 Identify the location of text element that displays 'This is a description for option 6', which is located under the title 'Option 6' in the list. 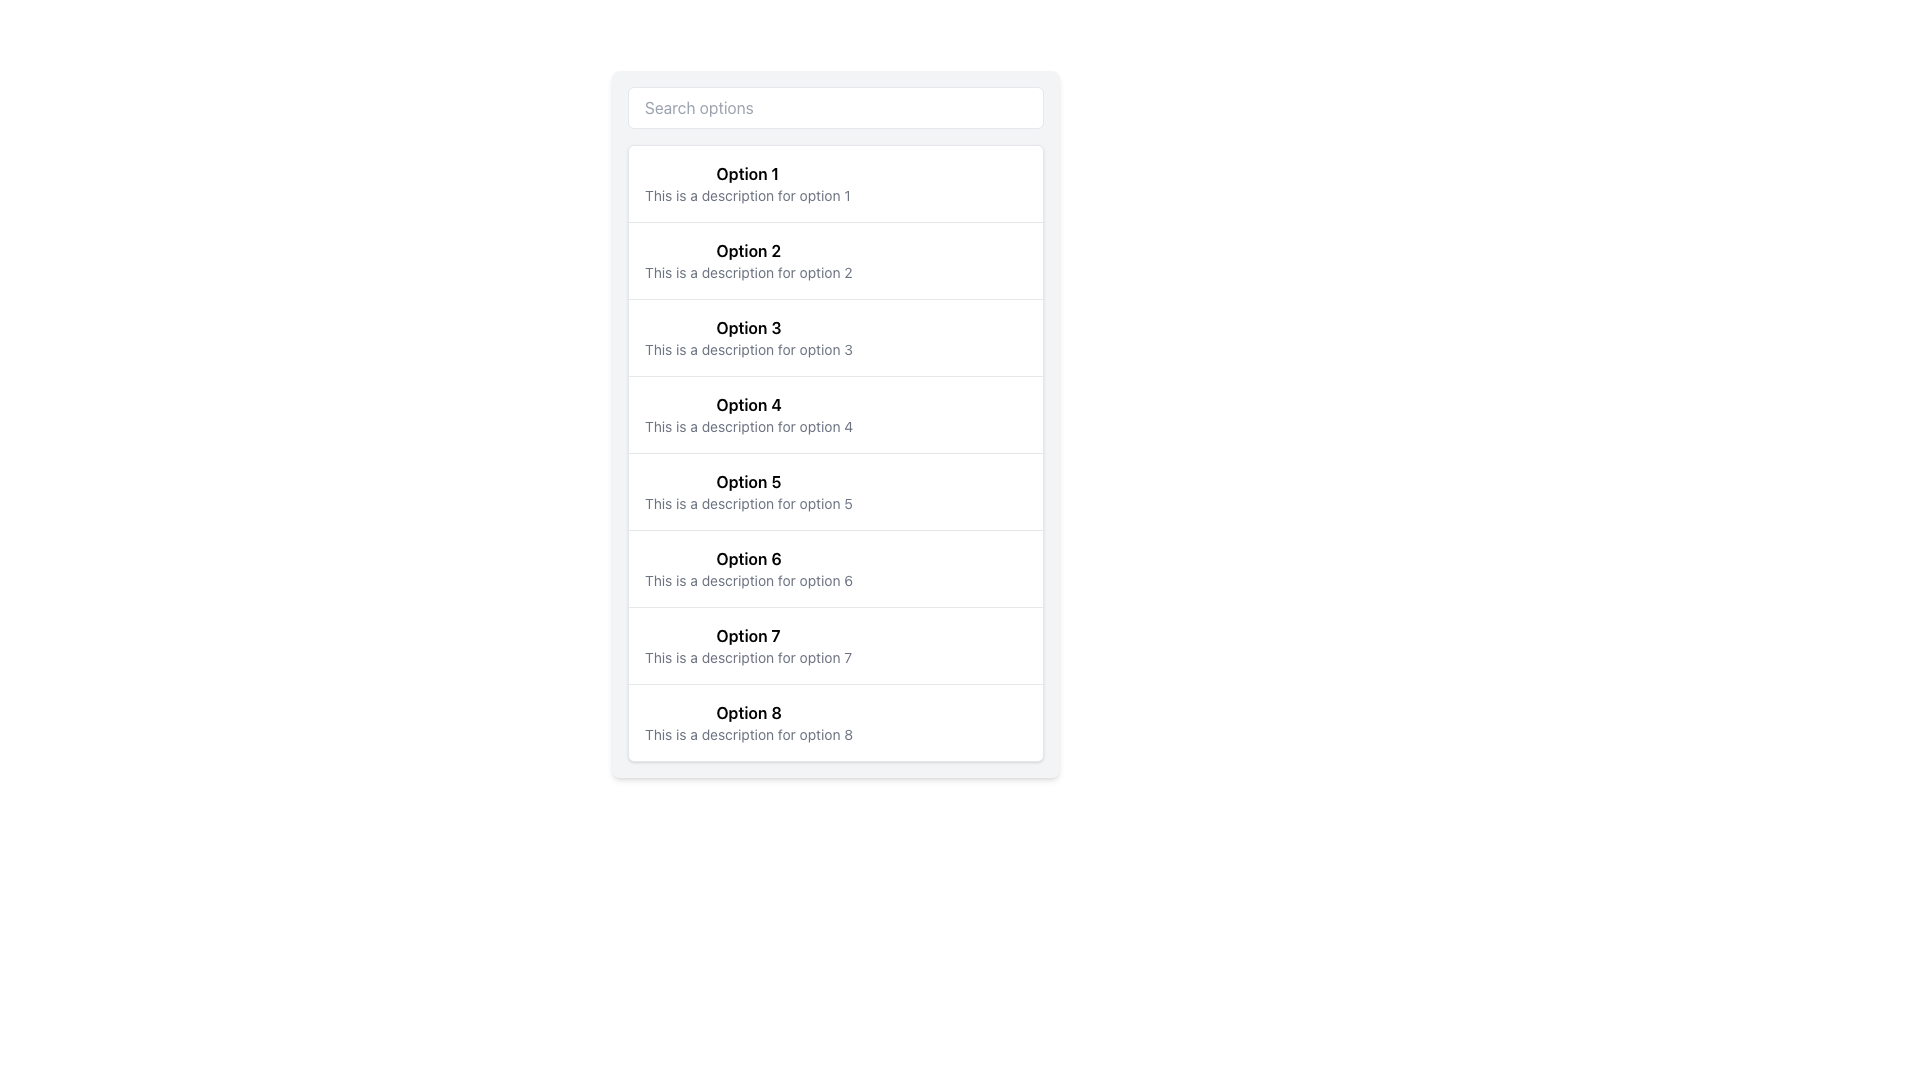
(747, 581).